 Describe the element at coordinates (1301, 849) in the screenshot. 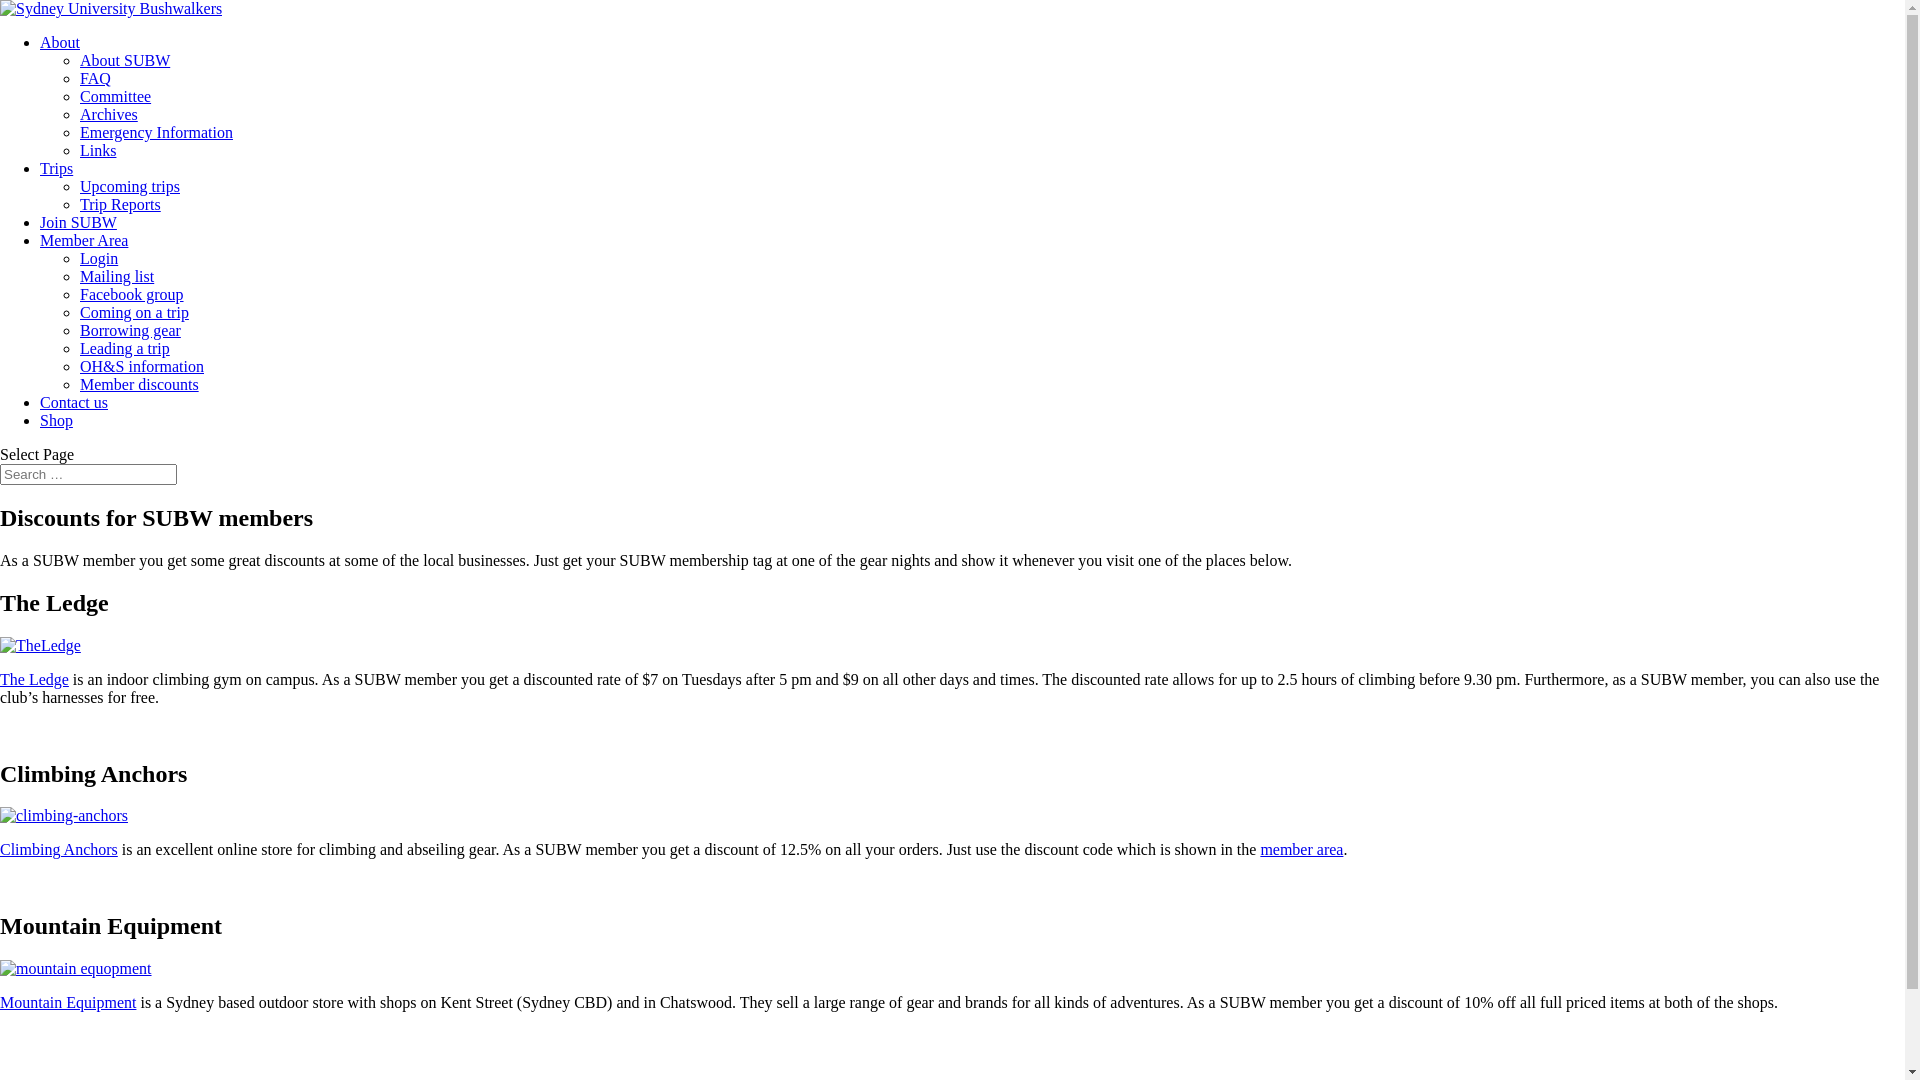

I see `'member area'` at that location.